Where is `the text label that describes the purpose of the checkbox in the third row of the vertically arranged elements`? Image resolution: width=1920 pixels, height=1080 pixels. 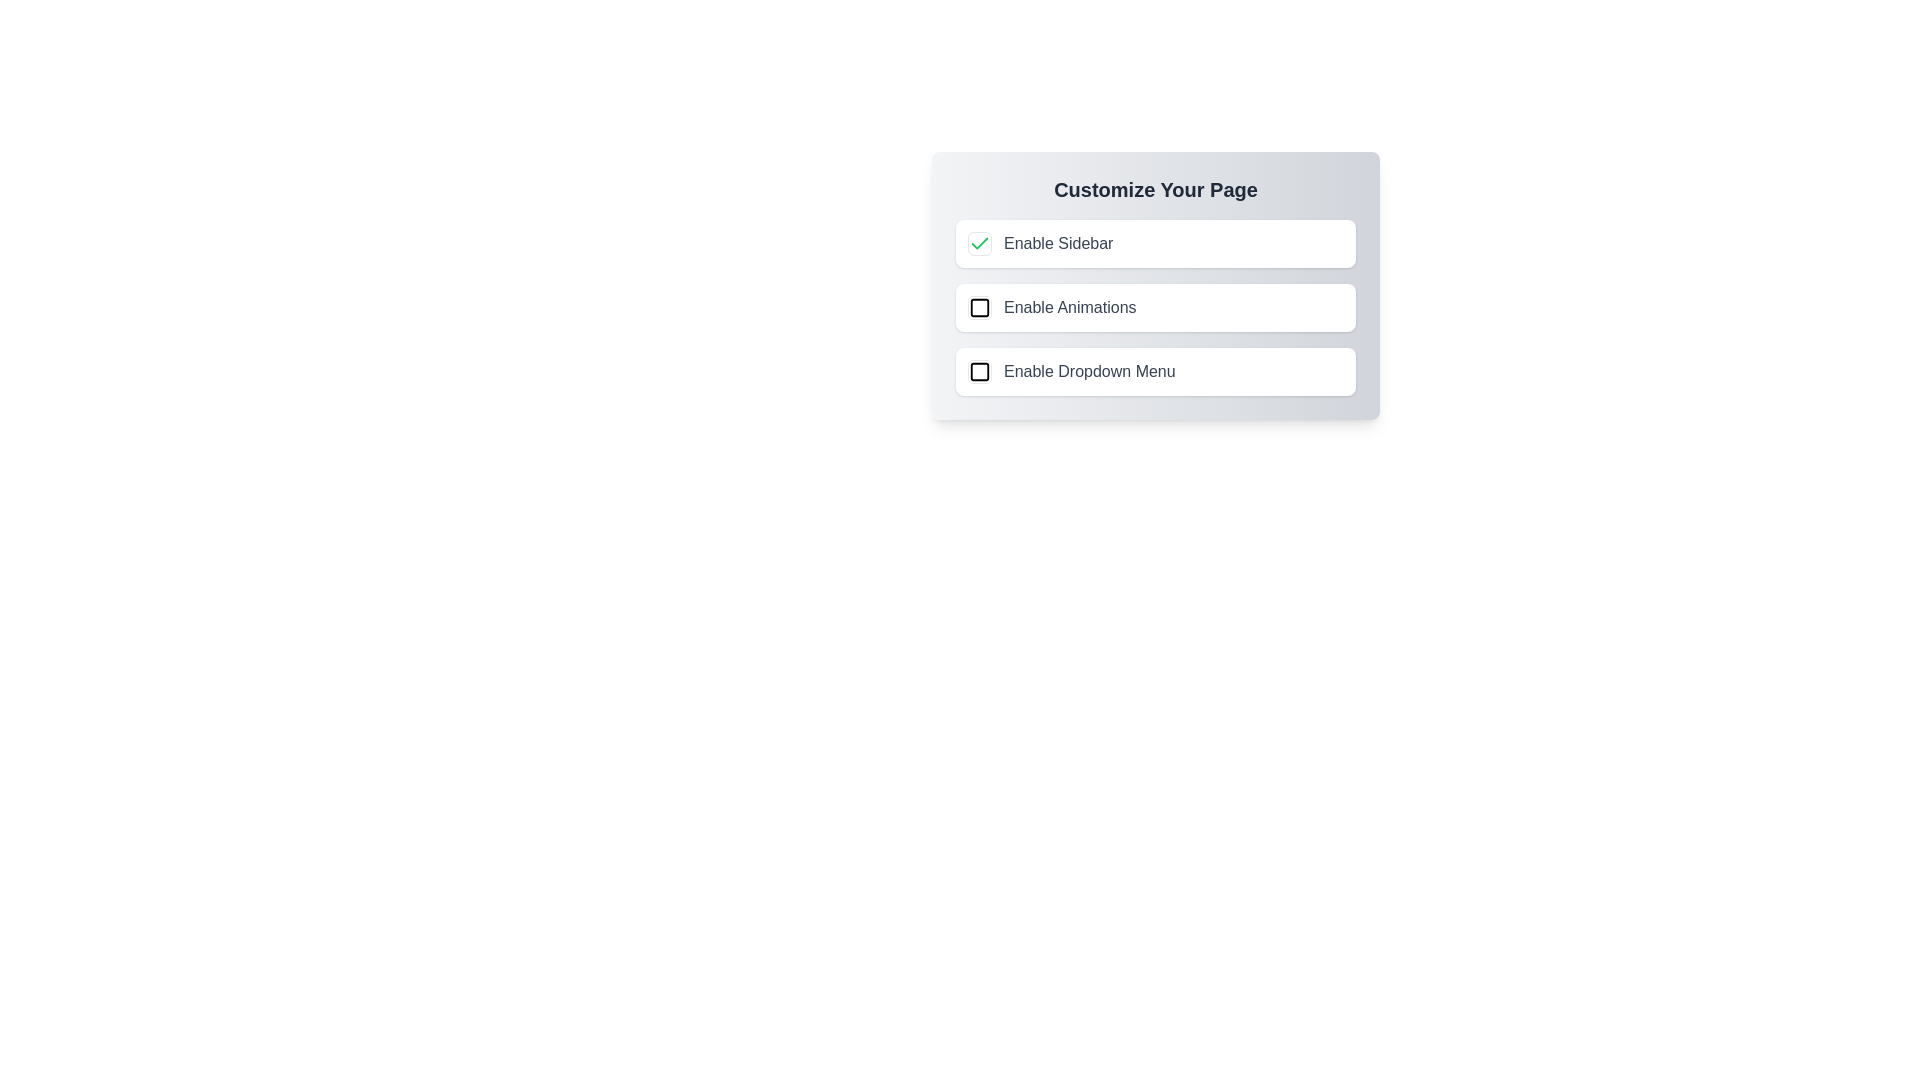
the text label that describes the purpose of the checkbox in the third row of the vertically arranged elements is located at coordinates (1088, 371).